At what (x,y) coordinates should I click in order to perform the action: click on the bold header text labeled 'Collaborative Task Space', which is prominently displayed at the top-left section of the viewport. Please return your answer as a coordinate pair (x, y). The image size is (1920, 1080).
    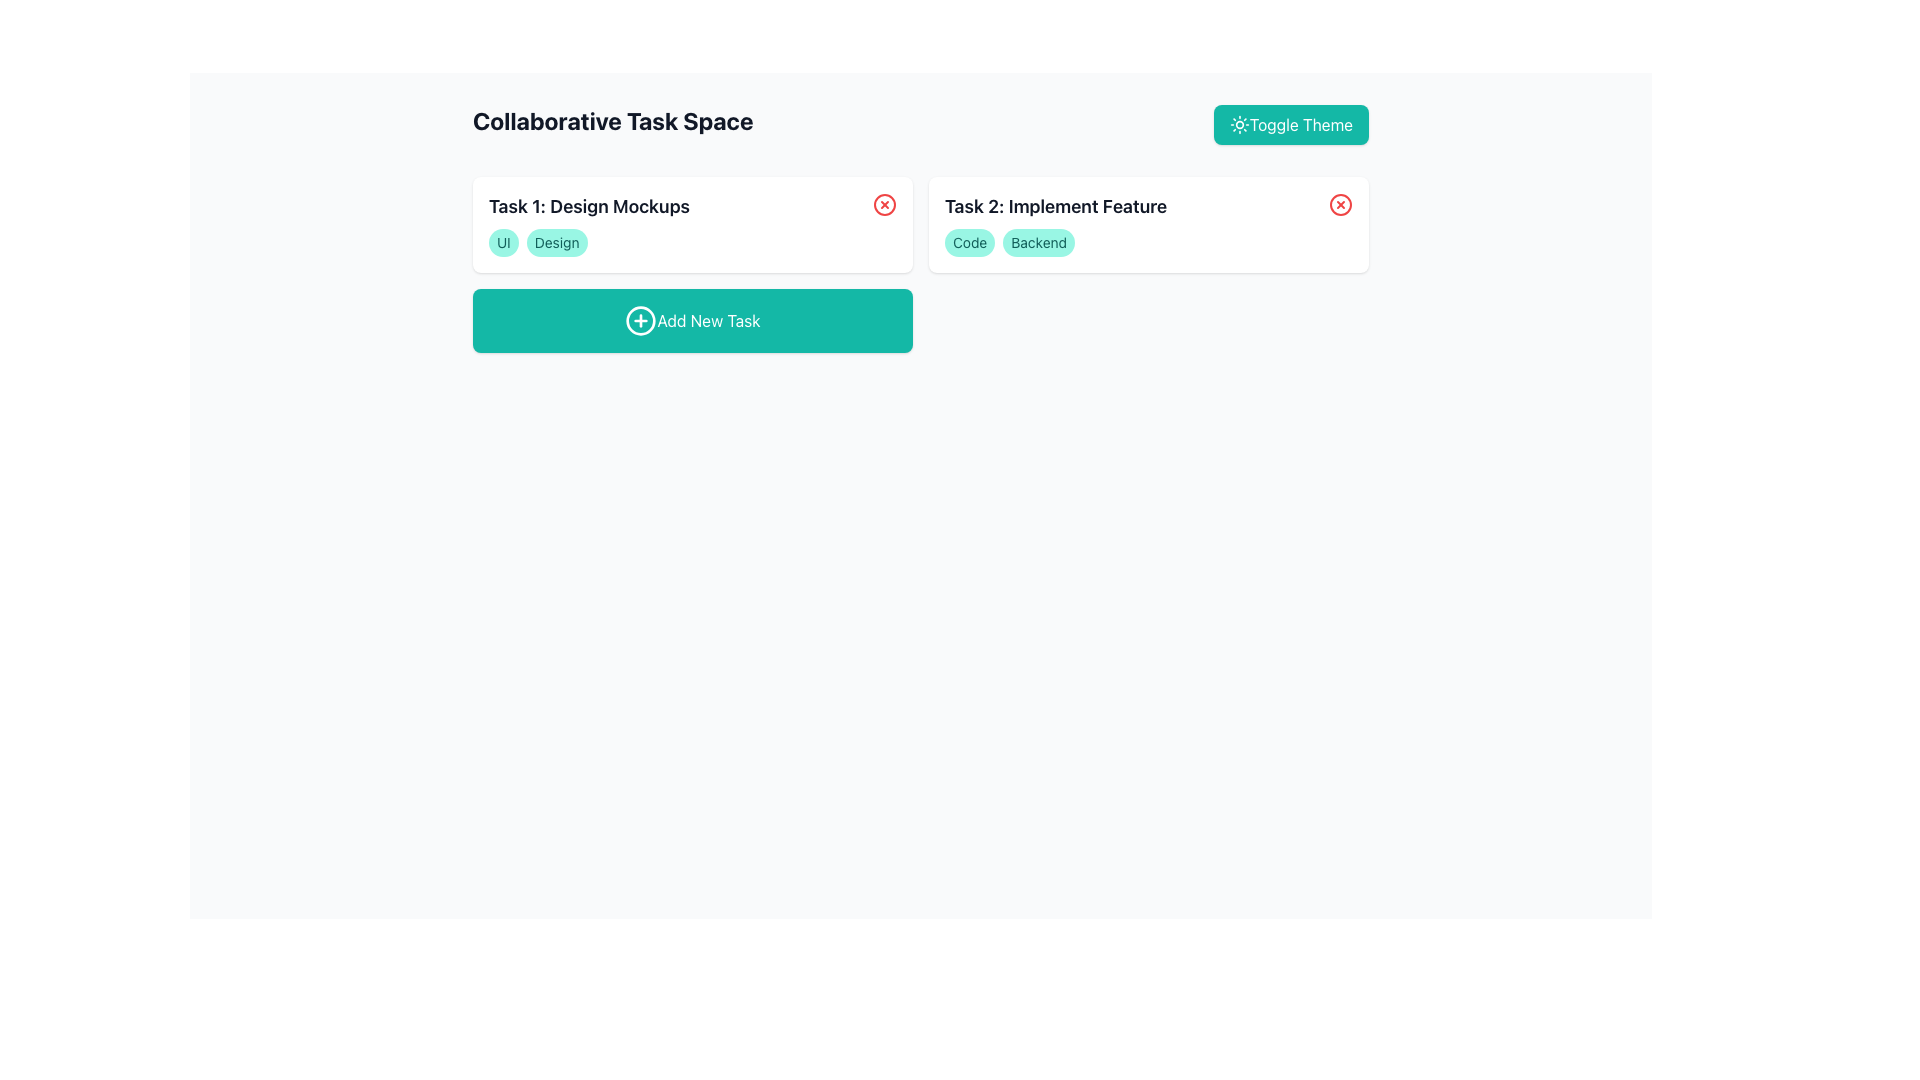
    Looking at the image, I should click on (612, 124).